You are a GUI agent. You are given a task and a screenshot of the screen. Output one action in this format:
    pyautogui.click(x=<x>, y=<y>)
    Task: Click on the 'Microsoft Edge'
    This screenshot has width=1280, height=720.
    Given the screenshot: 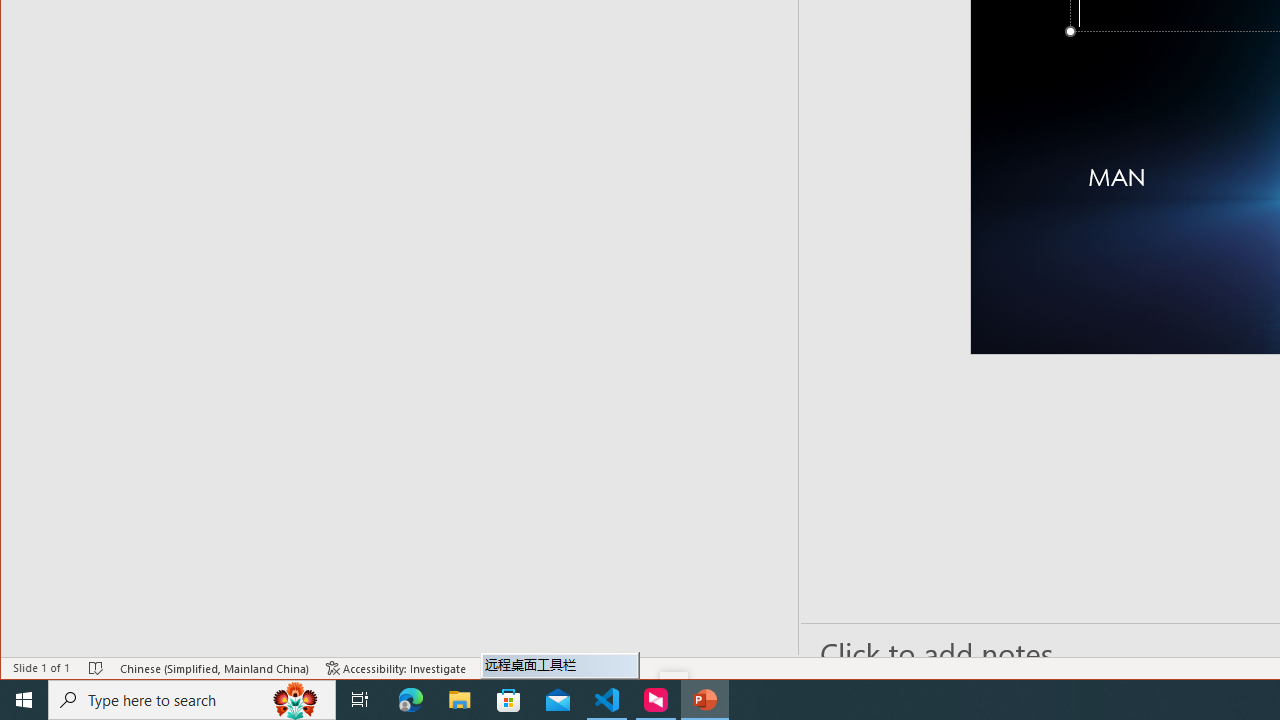 What is the action you would take?
    pyautogui.click(x=410, y=698)
    